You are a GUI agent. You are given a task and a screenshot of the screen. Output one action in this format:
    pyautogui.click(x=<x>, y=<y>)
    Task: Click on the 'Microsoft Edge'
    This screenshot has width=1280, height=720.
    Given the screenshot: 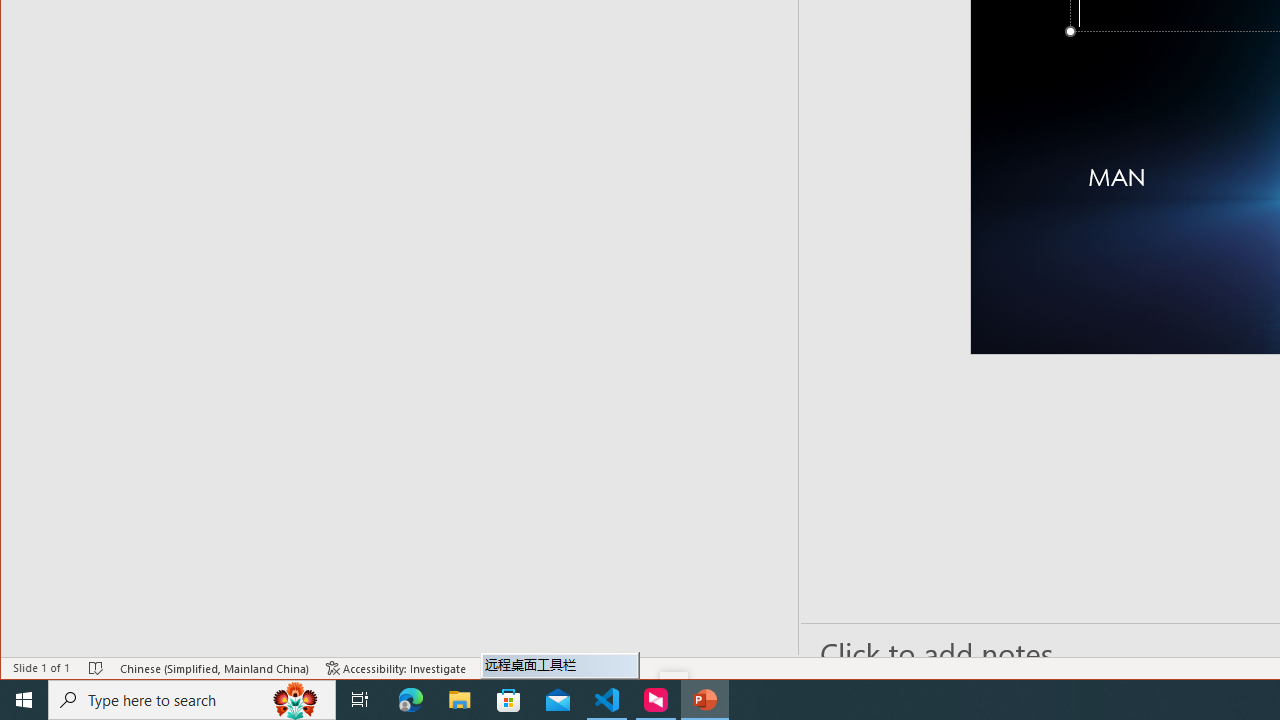 What is the action you would take?
    pyautogui.click(x=410, y=698)
    